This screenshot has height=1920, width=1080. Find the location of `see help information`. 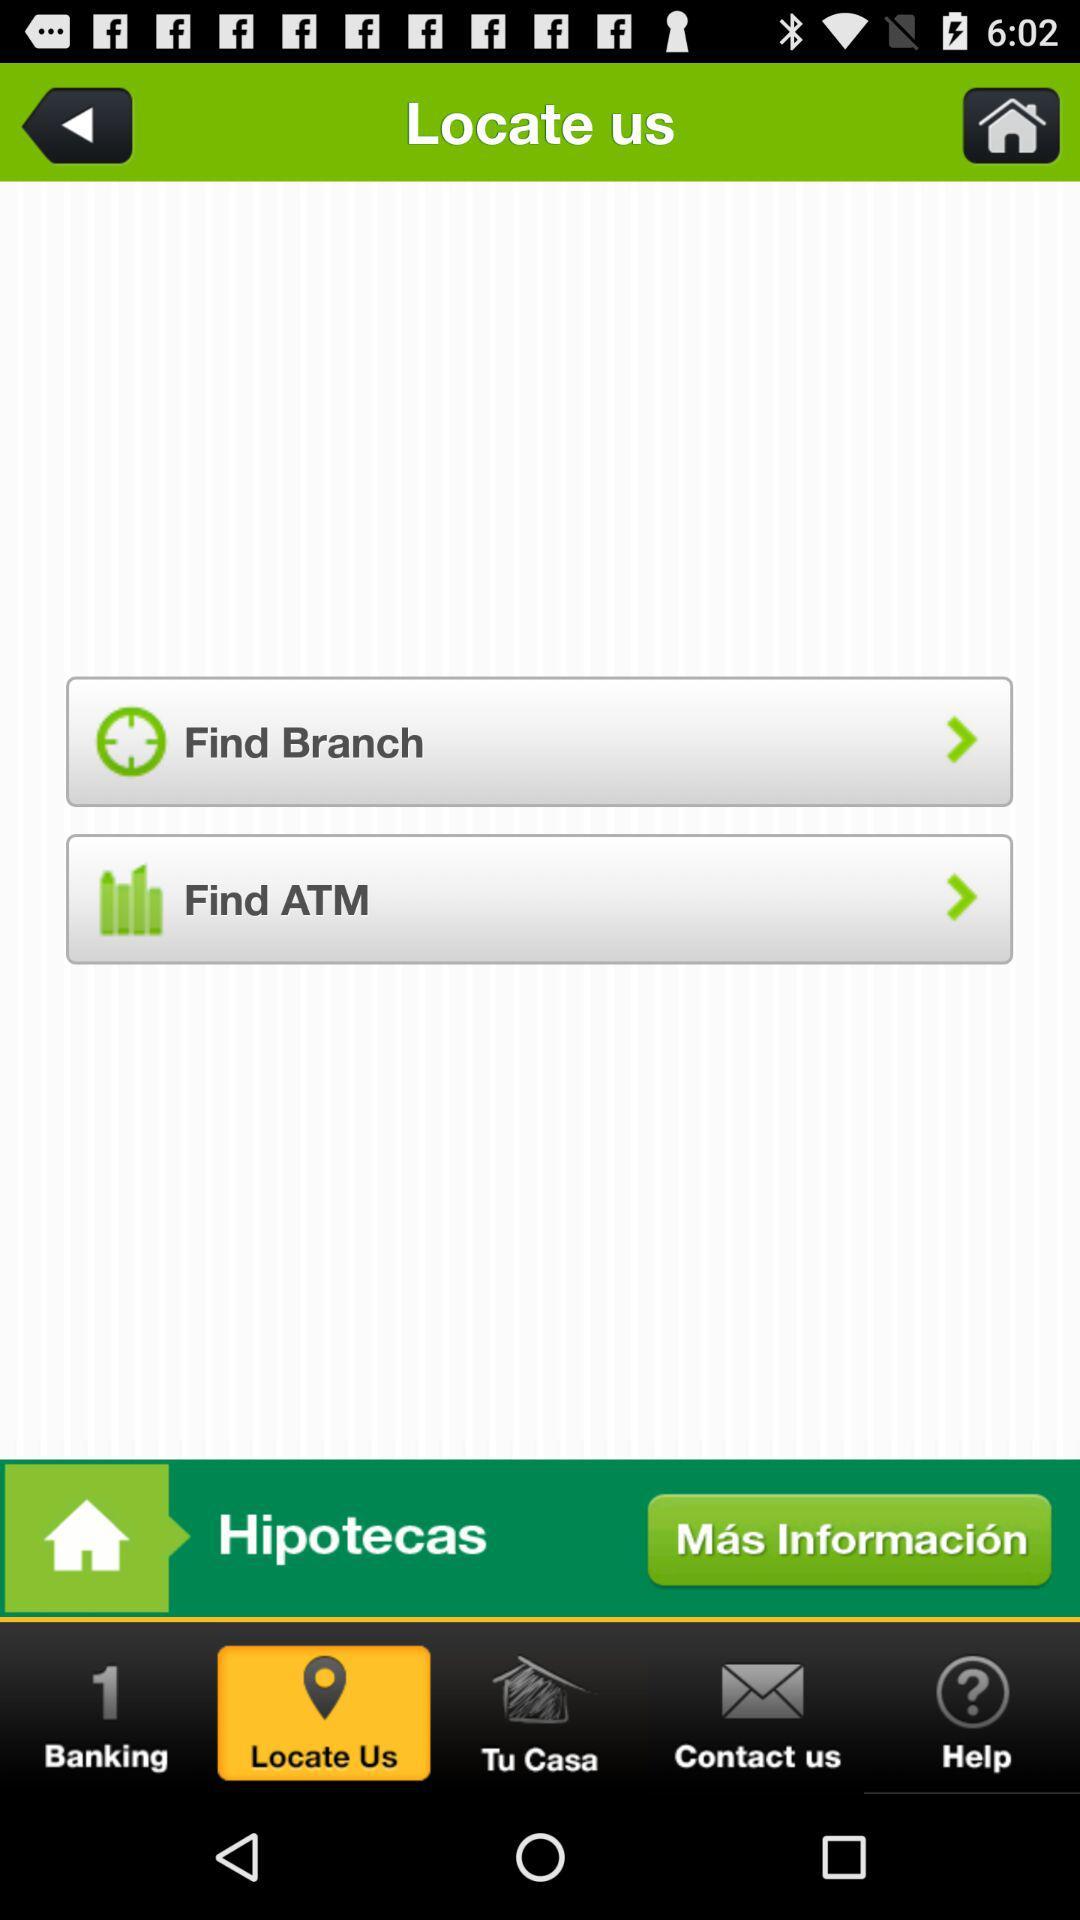

see help information is located at coordinates (971, 1707).